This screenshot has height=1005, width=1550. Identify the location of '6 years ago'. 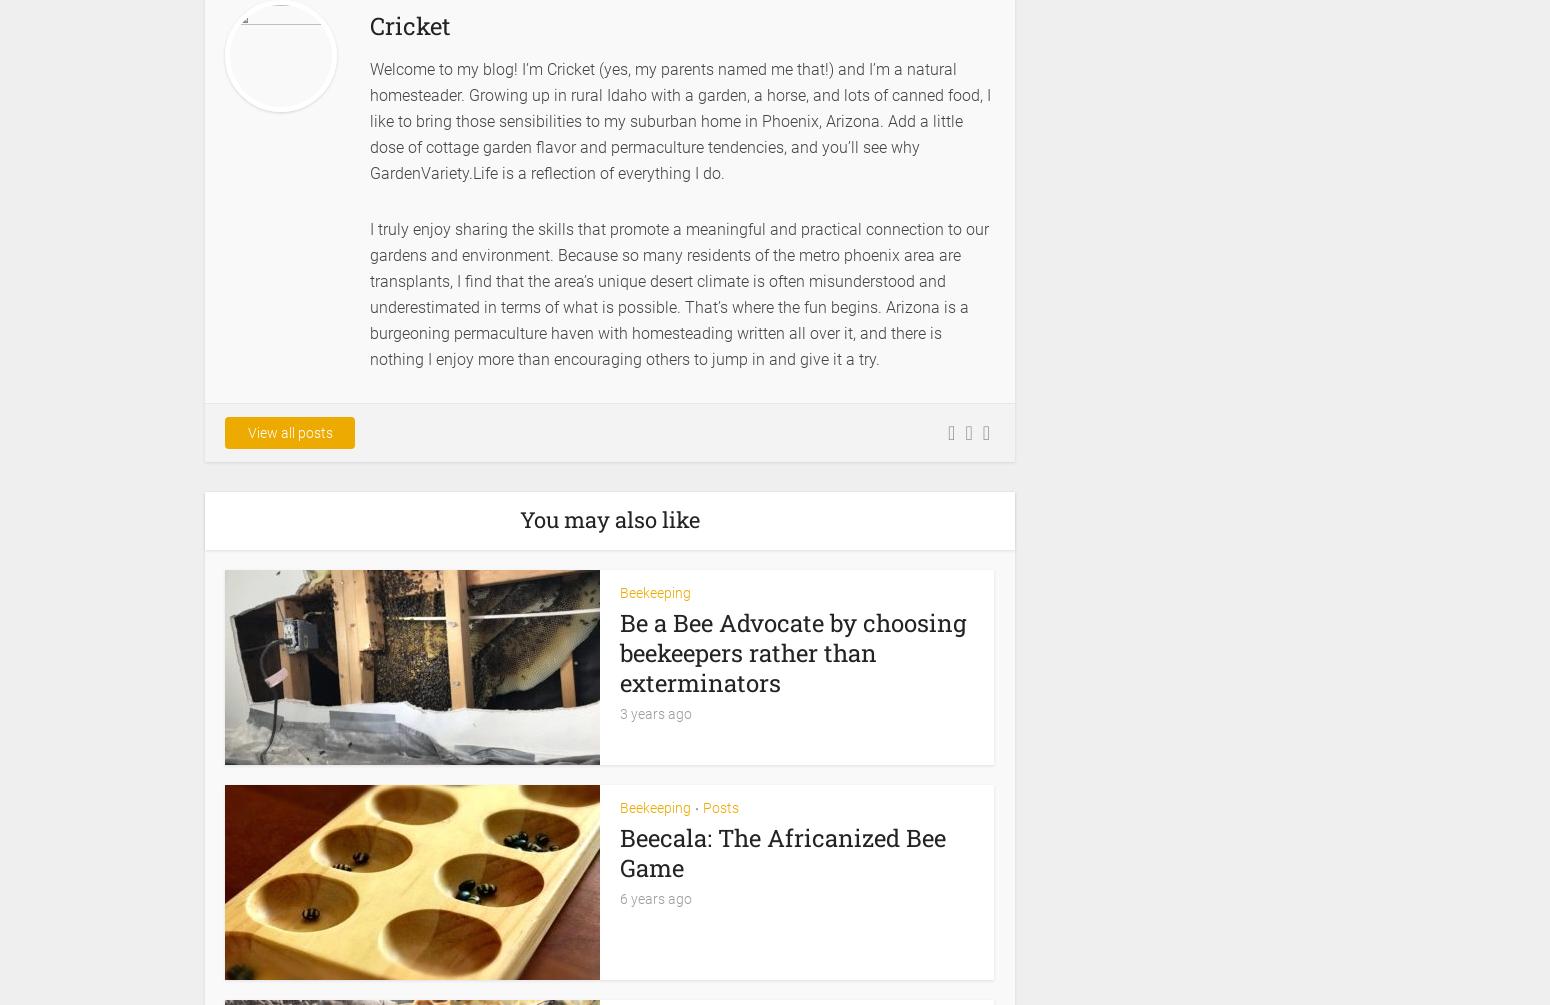
(654, 896).